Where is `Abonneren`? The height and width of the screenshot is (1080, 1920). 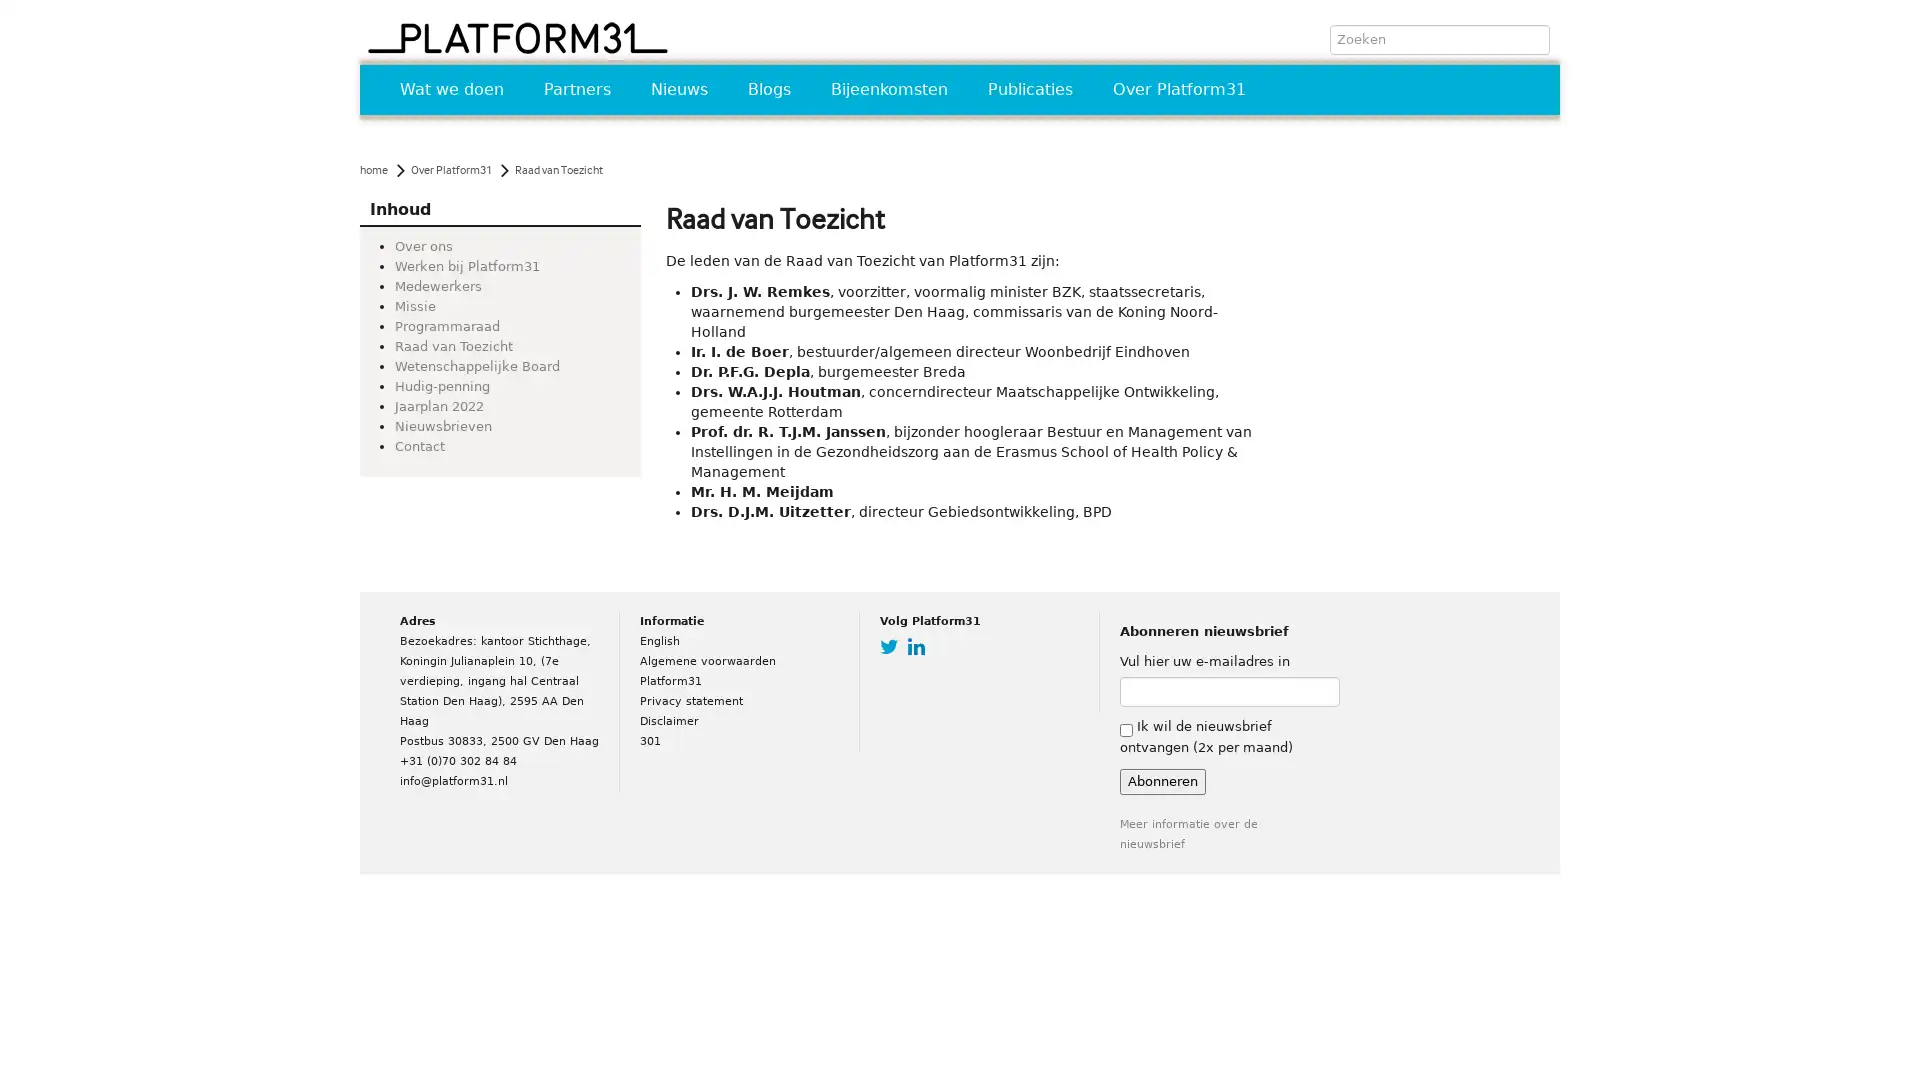 Abonneren is located at coordinates (1162, 781).